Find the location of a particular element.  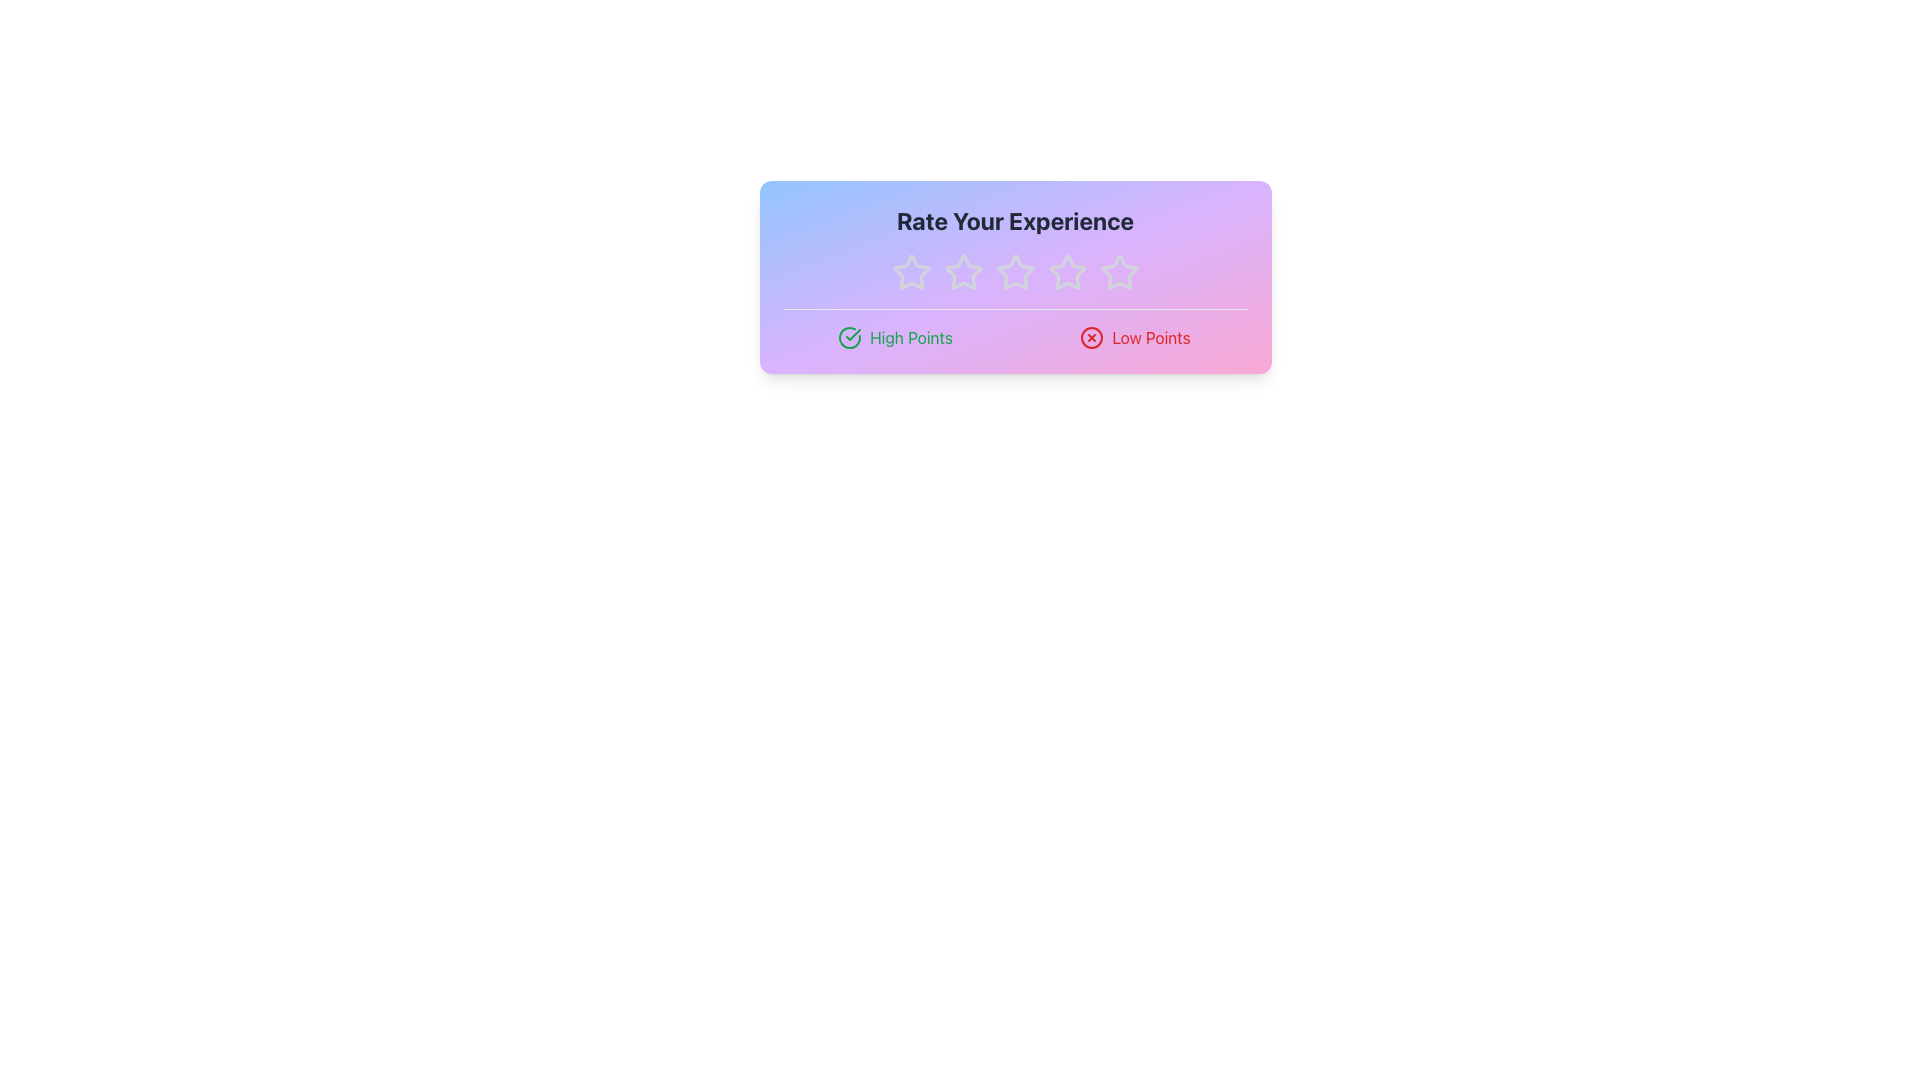

the circular SVG graphic icon with a green outline featuring a checkmark, located to the left of the text 'High Points' is located at coordinates (850, 337).